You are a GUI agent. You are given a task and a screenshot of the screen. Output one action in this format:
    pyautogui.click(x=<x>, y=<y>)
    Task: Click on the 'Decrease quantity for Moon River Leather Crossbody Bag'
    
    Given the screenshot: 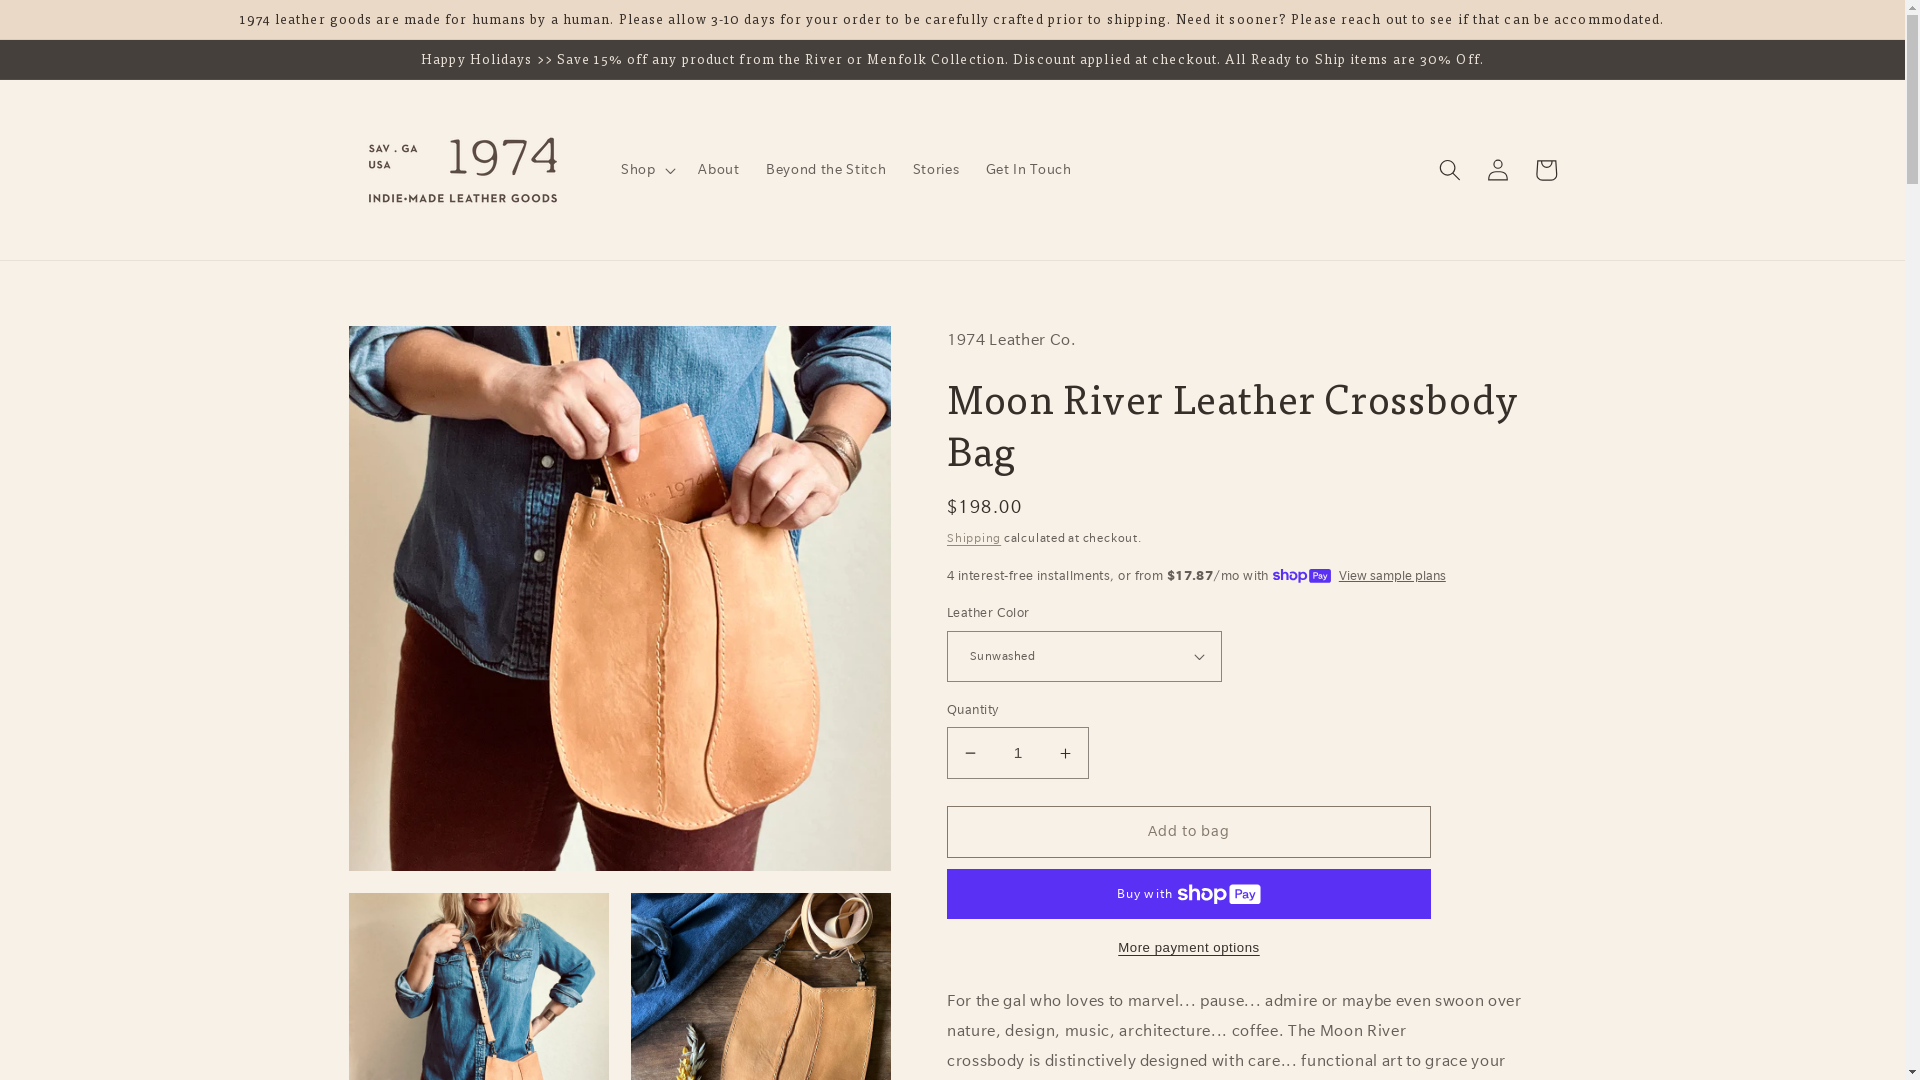 What is the action you would take?
    pyautogui.click(x=970, y=752)
    